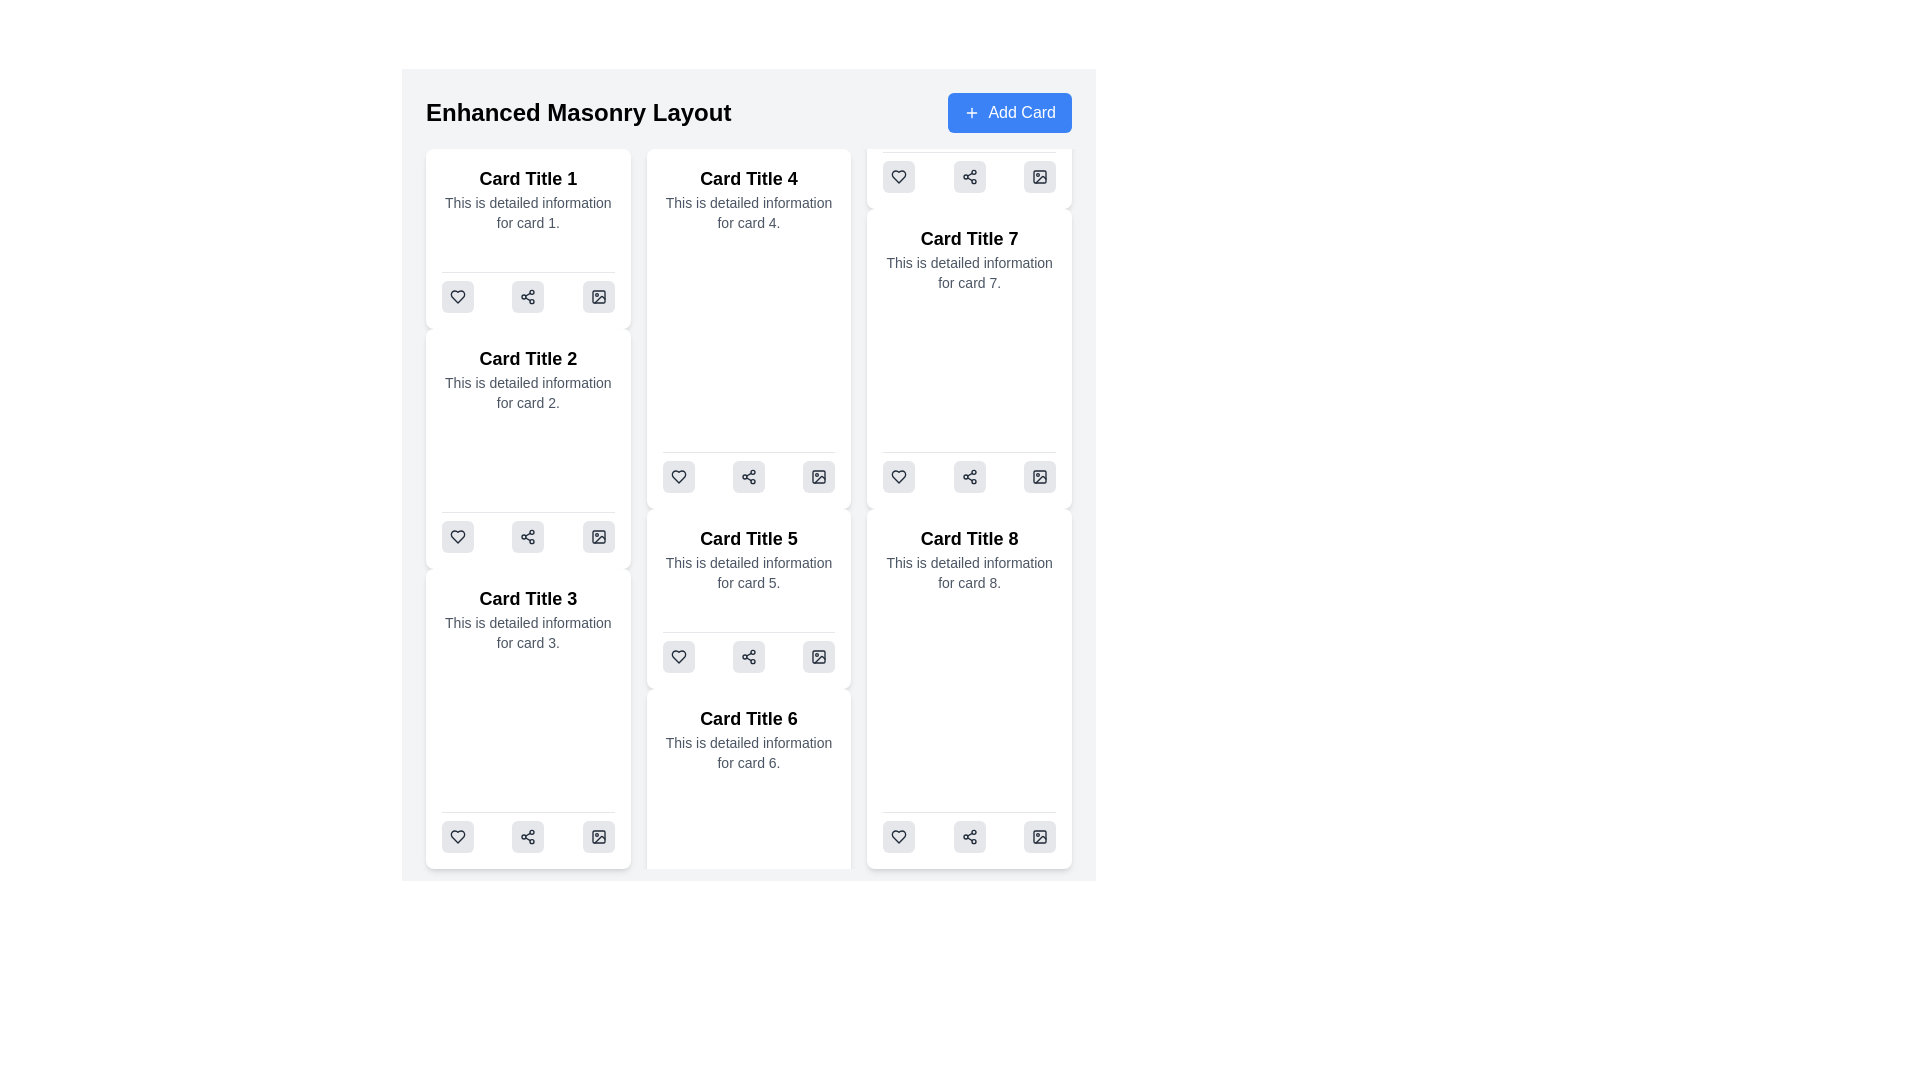 The image size is (1920, 1080). I want to click on the content display card that summarizes an item or data, located in the first column and first row of the grid layout, so click(528, 238).